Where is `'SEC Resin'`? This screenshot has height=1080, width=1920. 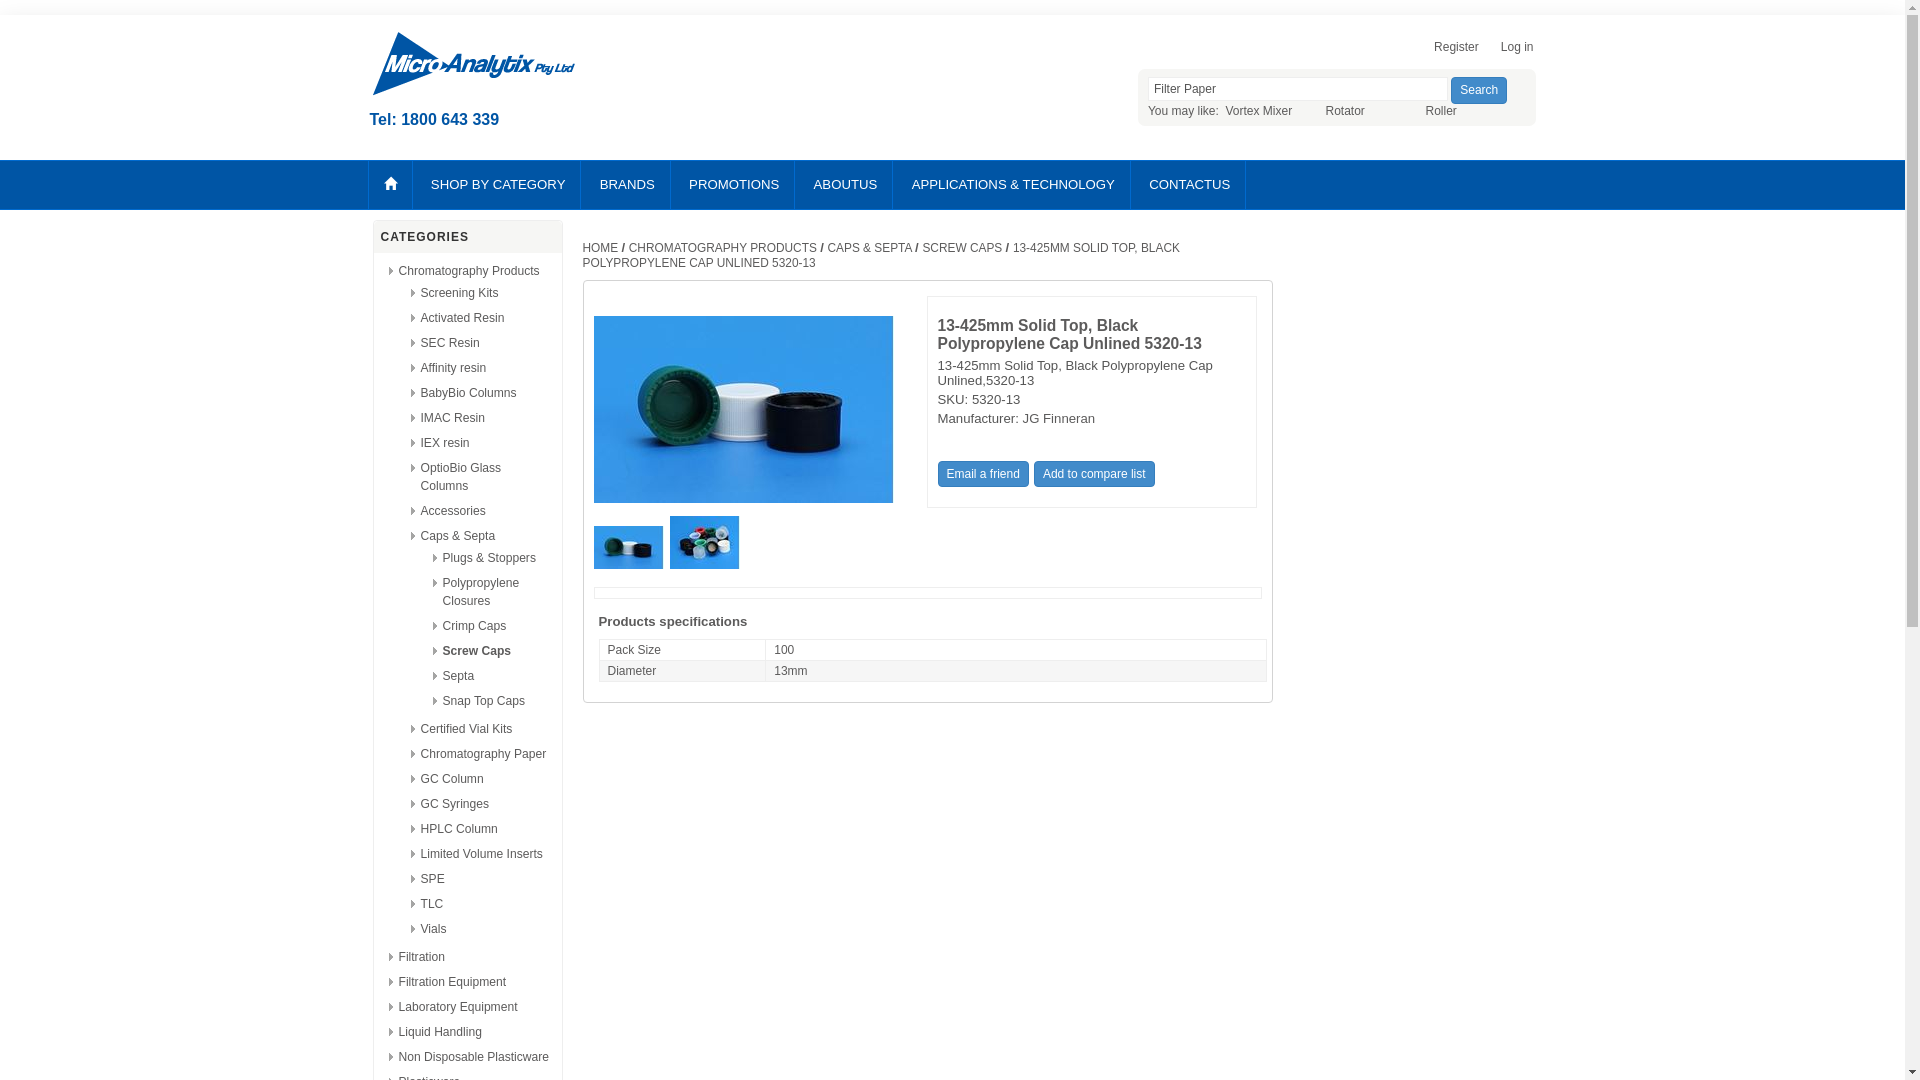
'SEC Resin' is located at coordinates (448, 342).